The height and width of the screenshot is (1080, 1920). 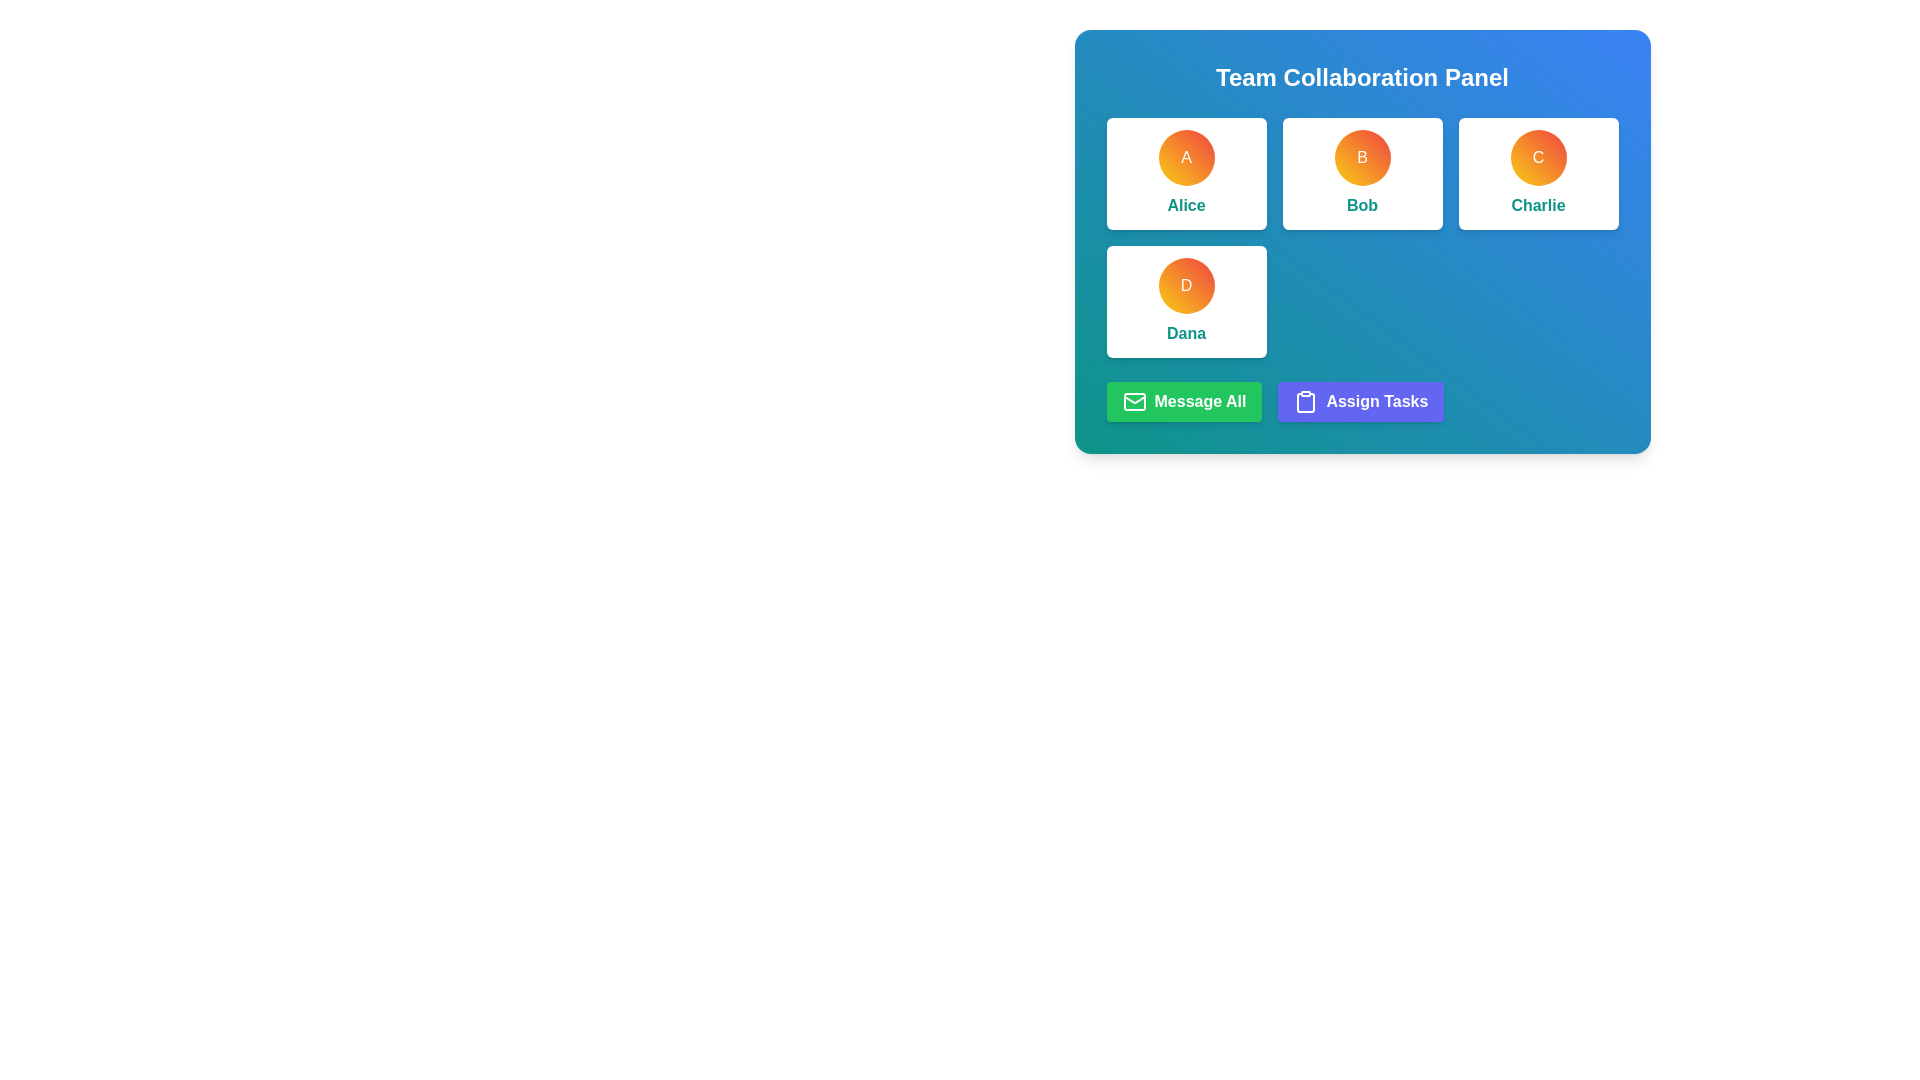 I want to click on the decorative rectangle that resembles an envelope, which is part of the mail icon located to the left of the green 'Message All' button at the bottom of the panel, so click(x=1134, y=401).